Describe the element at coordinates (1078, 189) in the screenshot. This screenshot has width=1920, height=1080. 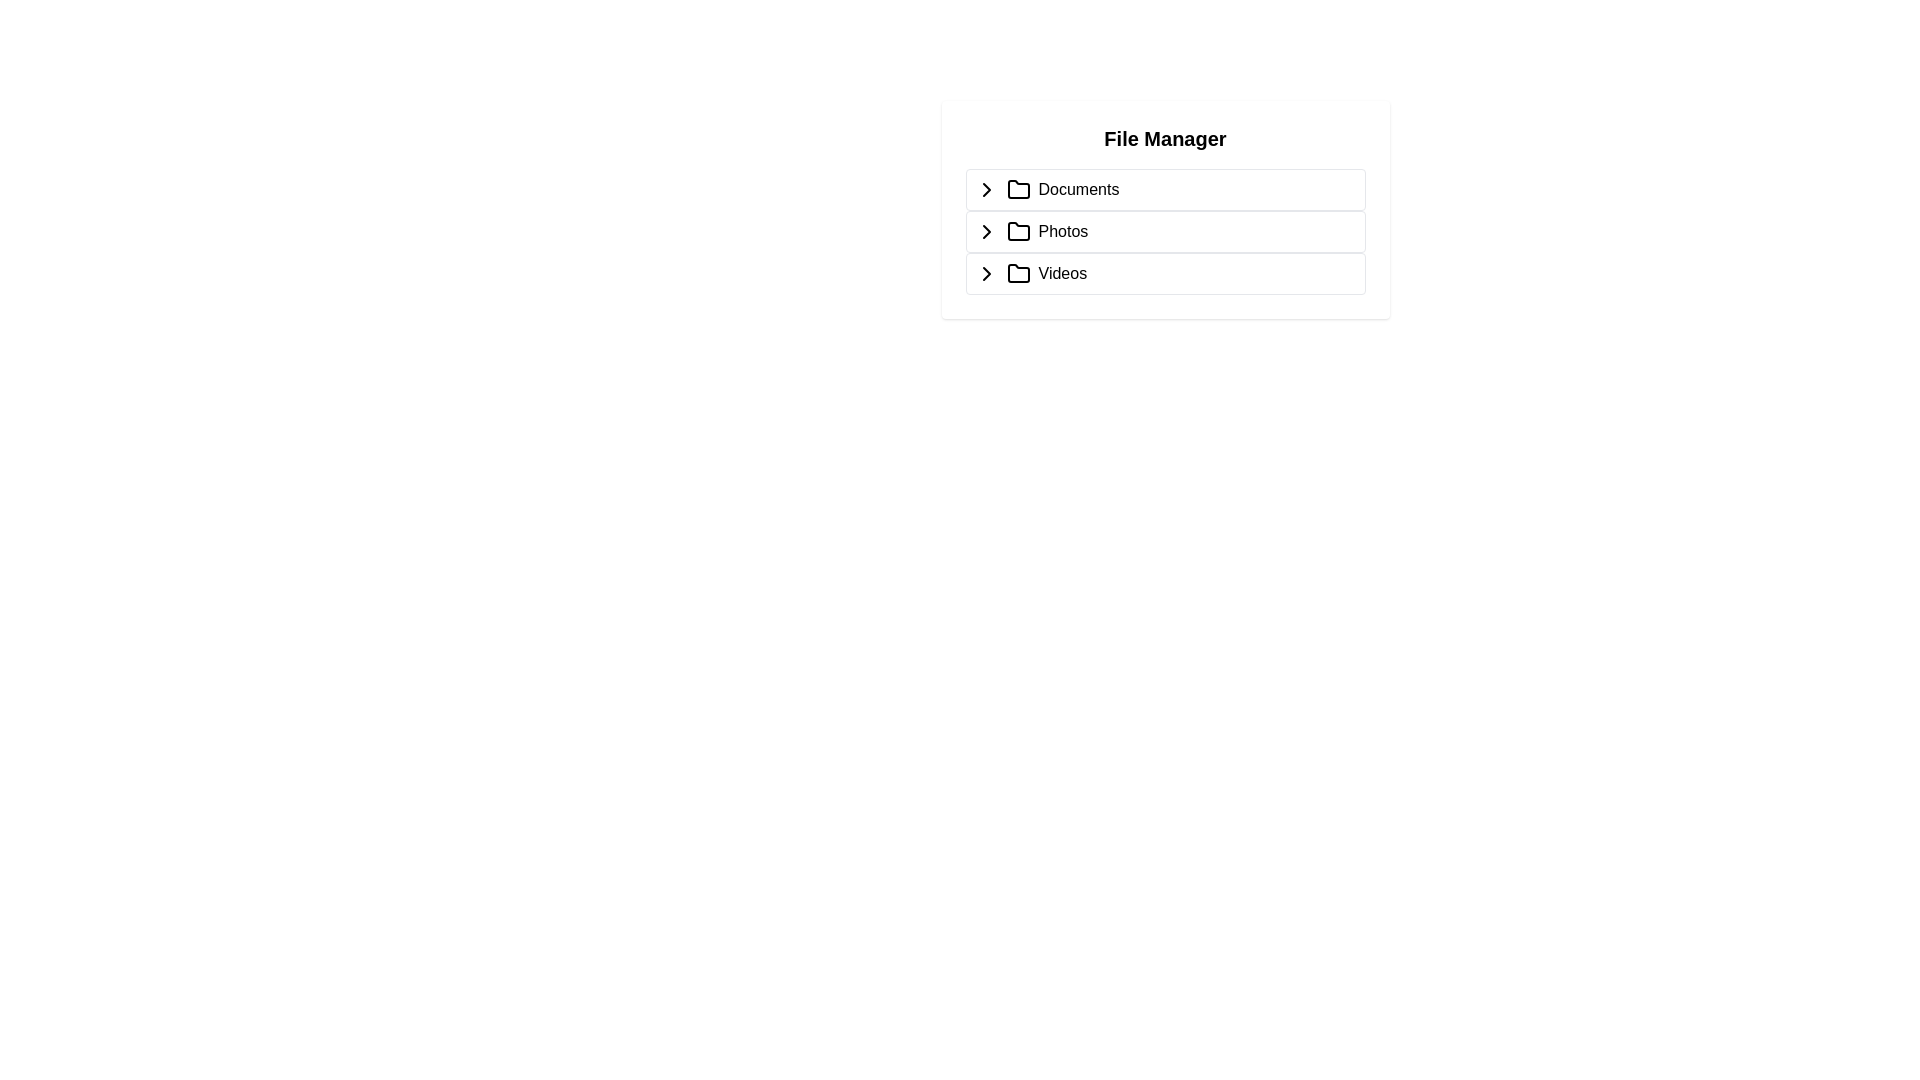
I see `the 'Documents' text label, which is styled in a simple font and positioned to the right of a folder icon in the 'File Manager' list interface` at that location.